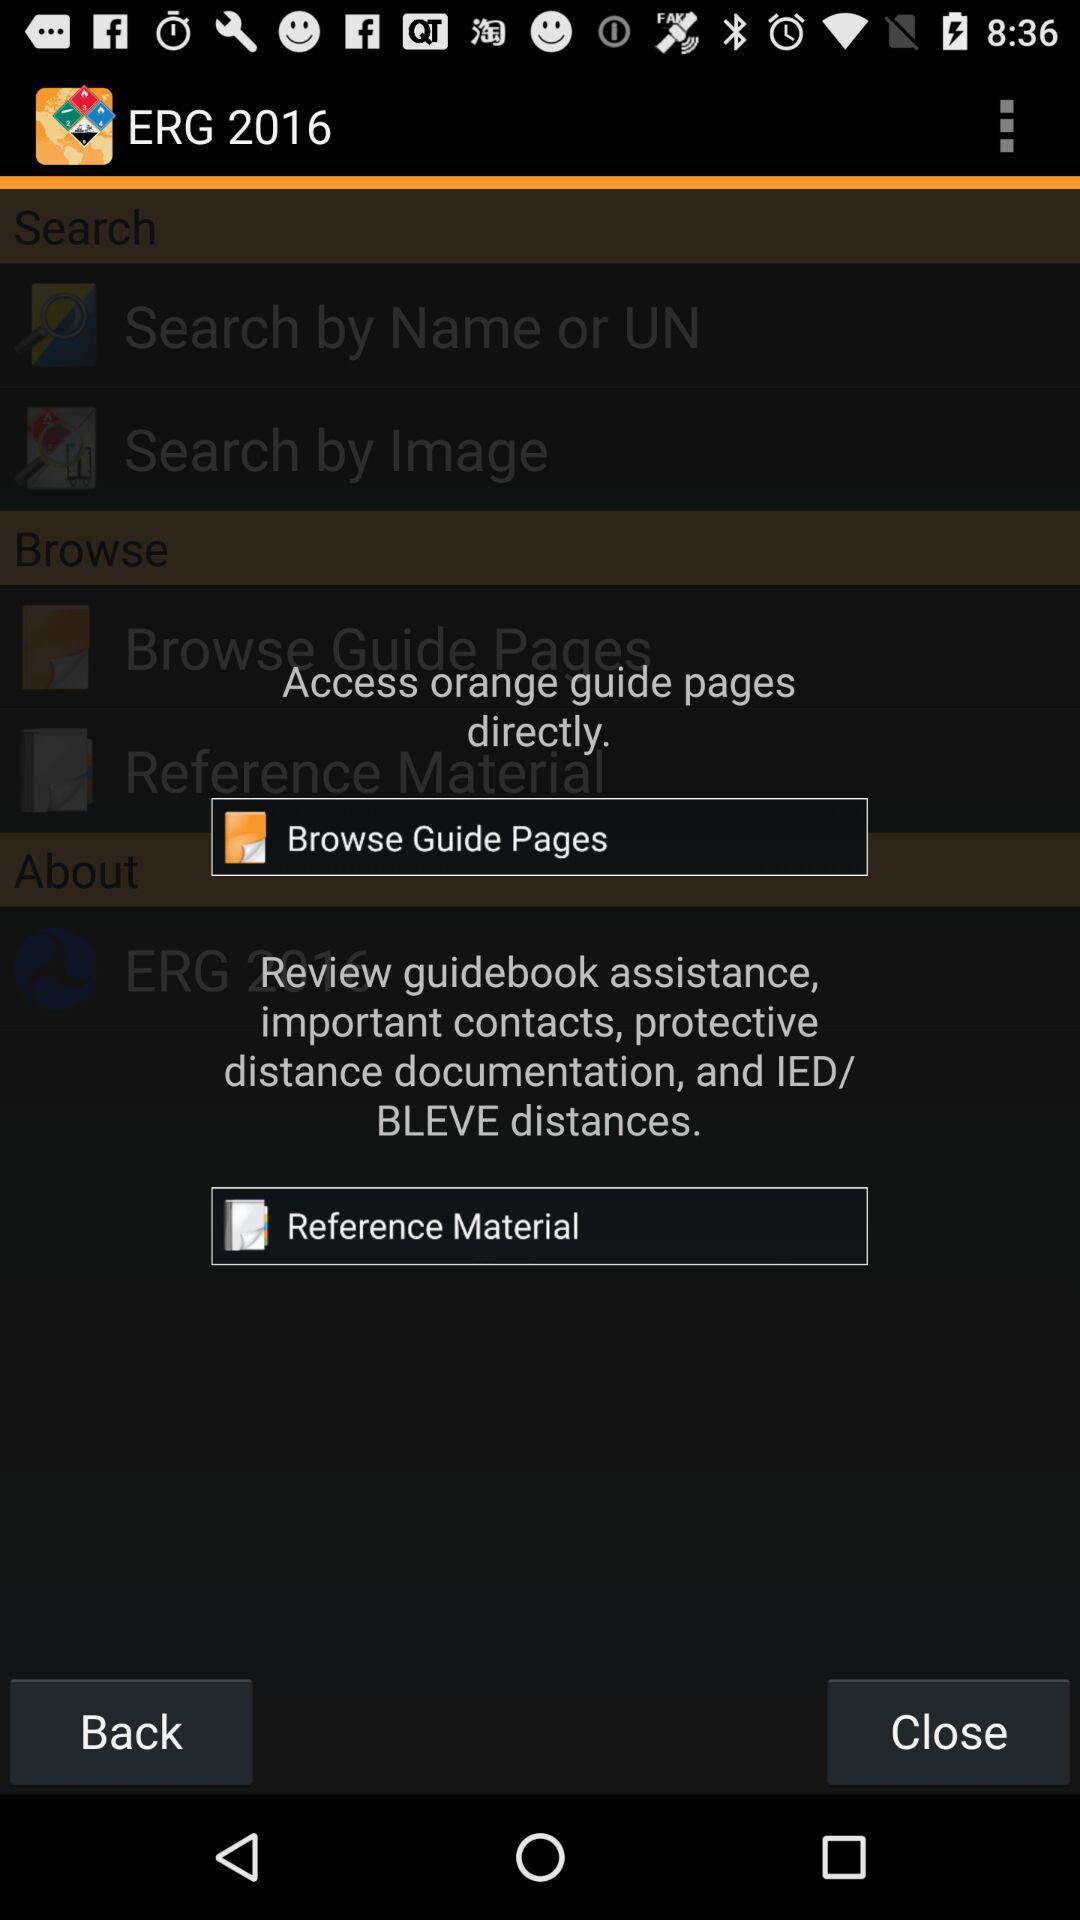  What do you see at coordinates (1006, 124) in the screenshot?
I see `the app next to the erg 2016` at bounding box center [1006, 124].